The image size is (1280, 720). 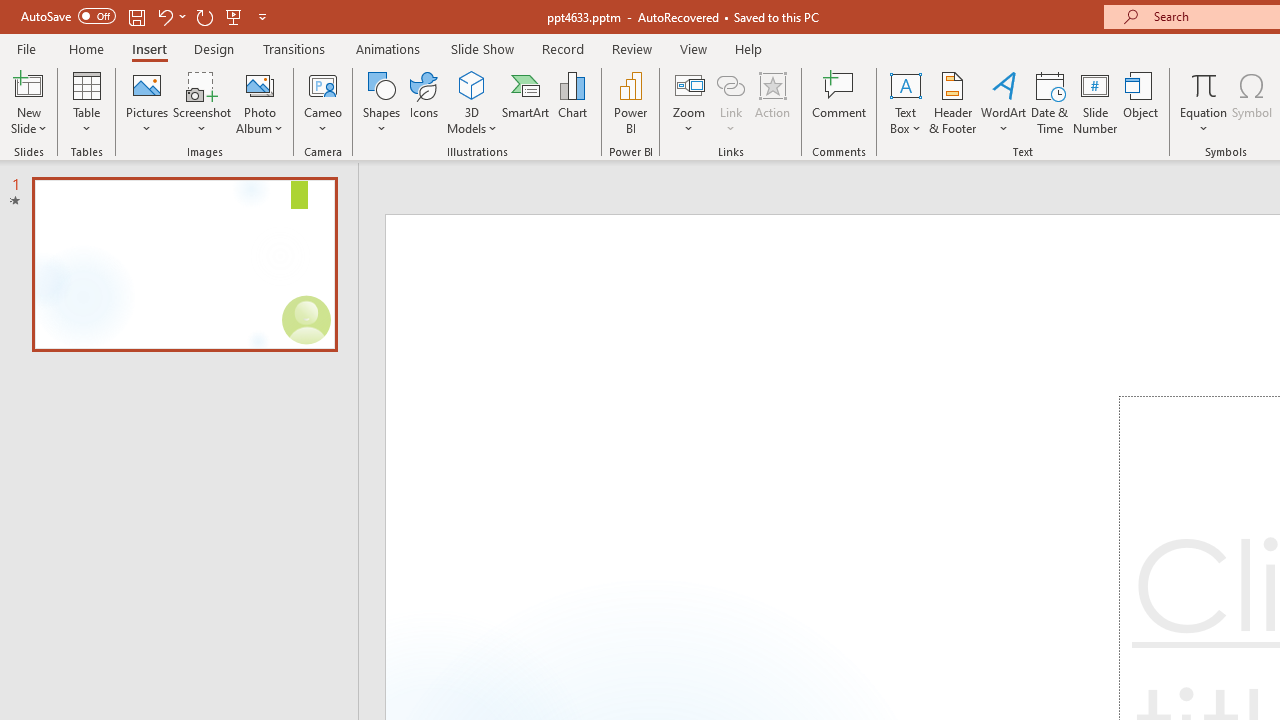 What do you see at coordinates (730, 84) in the screenshot?
I see `'Link'` at bounding box center [730, 84].